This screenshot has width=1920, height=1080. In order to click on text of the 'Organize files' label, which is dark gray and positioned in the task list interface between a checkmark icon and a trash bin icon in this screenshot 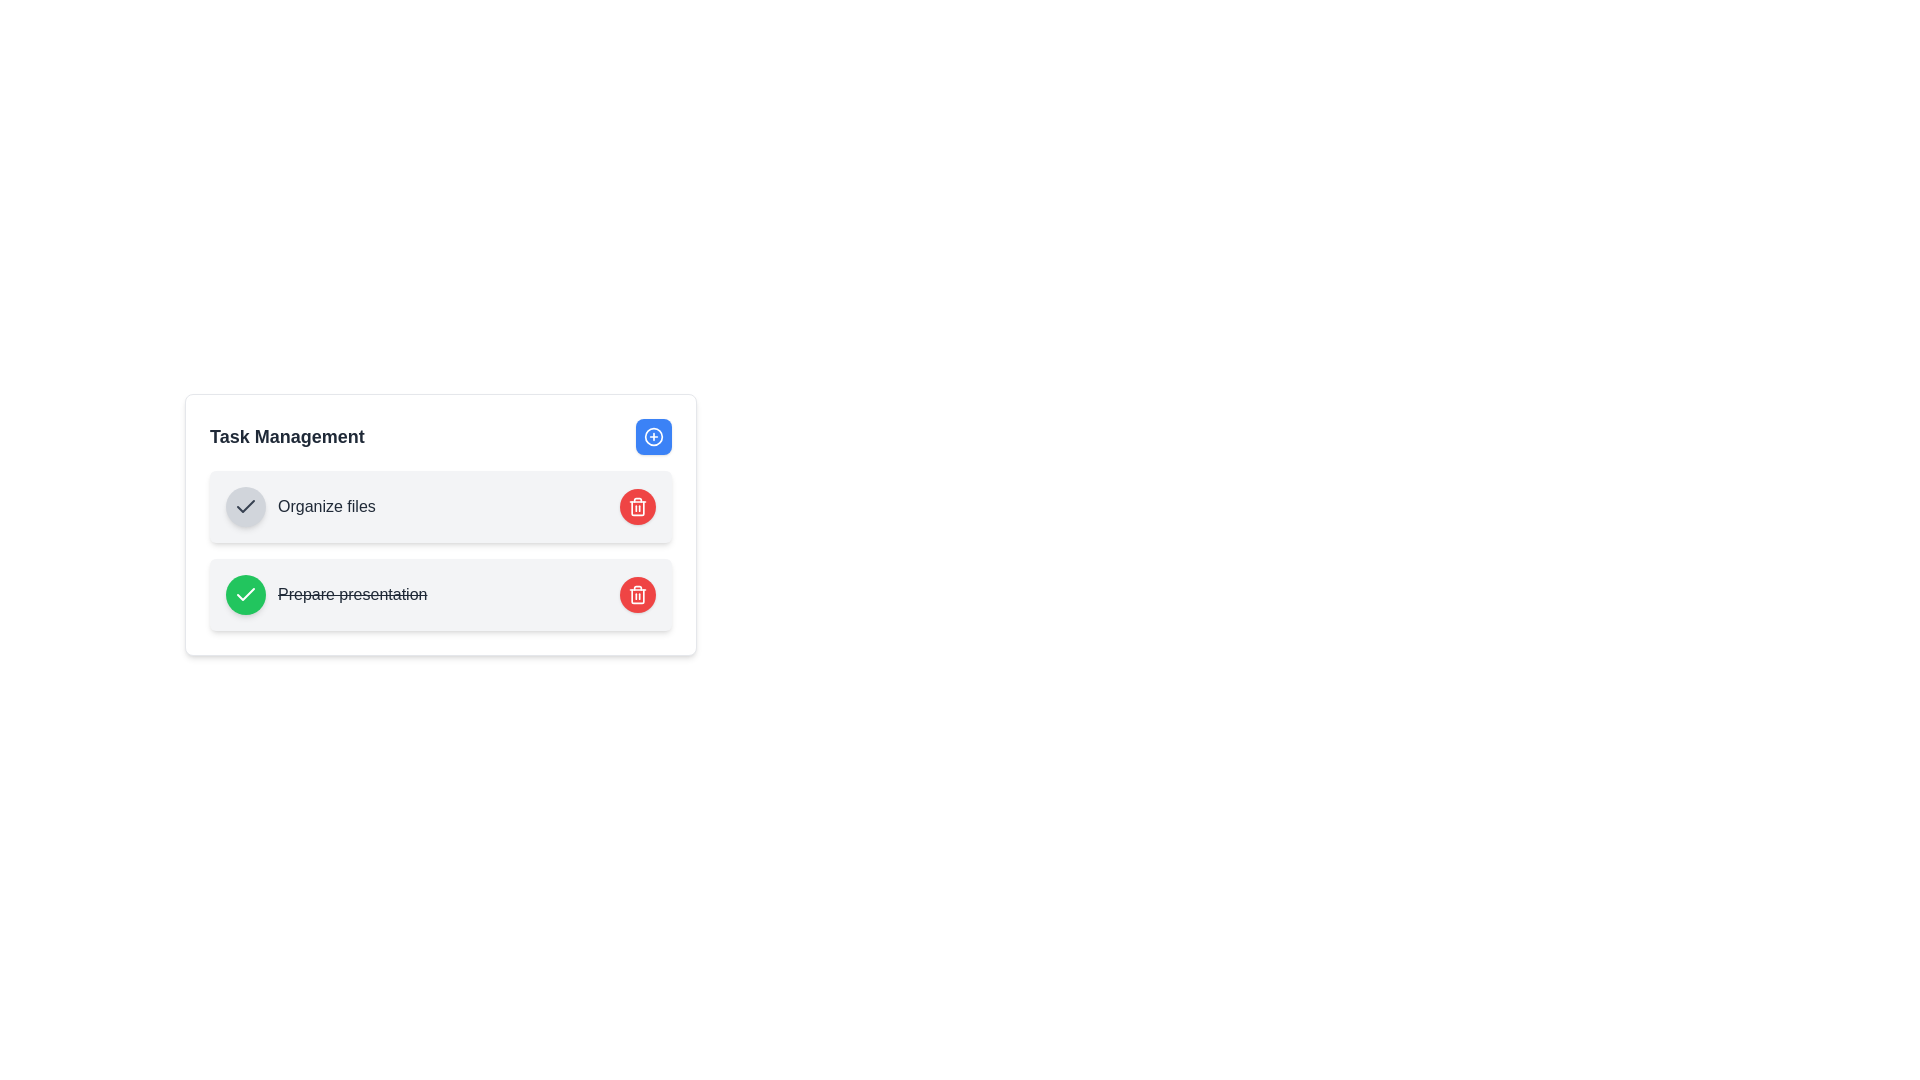, I will do `click(326, 505)`.